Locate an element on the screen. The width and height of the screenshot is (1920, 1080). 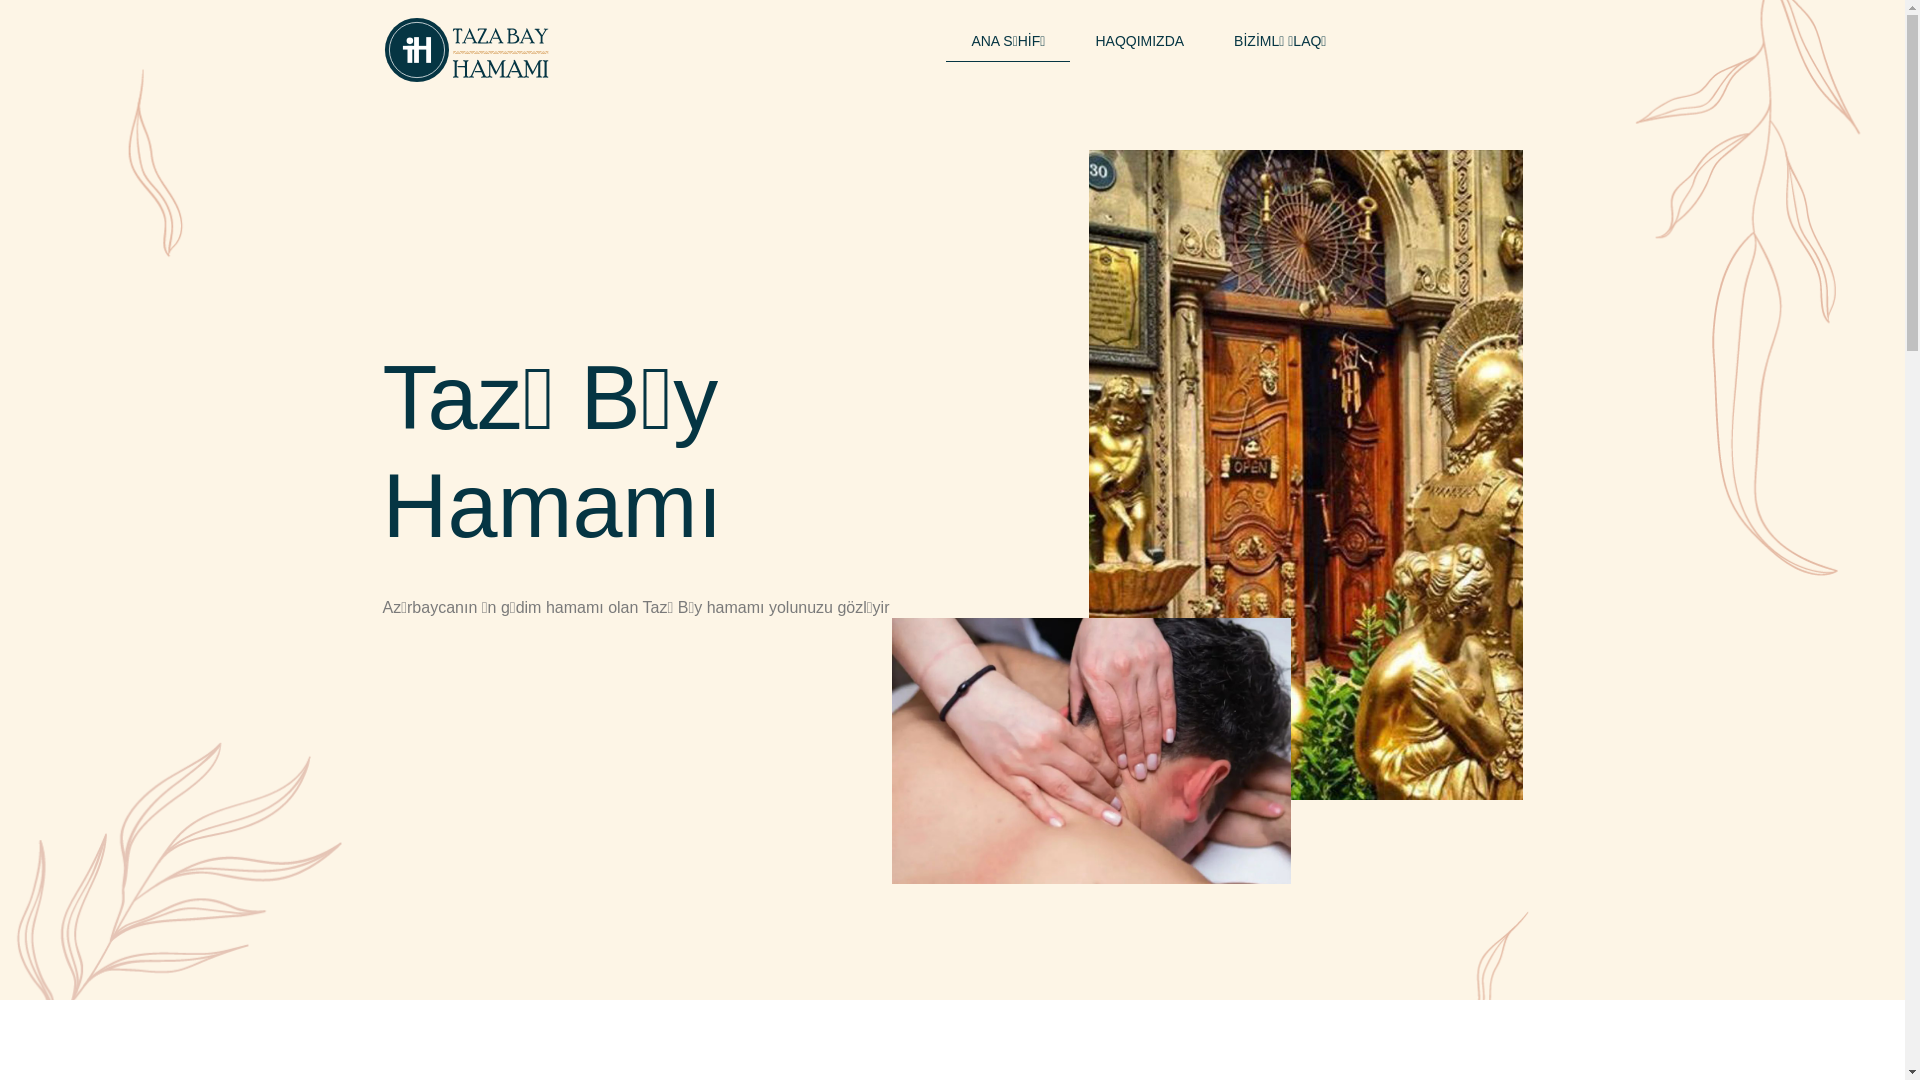
'HAQQIMIZDA' is located at coordinates (1139, 42).